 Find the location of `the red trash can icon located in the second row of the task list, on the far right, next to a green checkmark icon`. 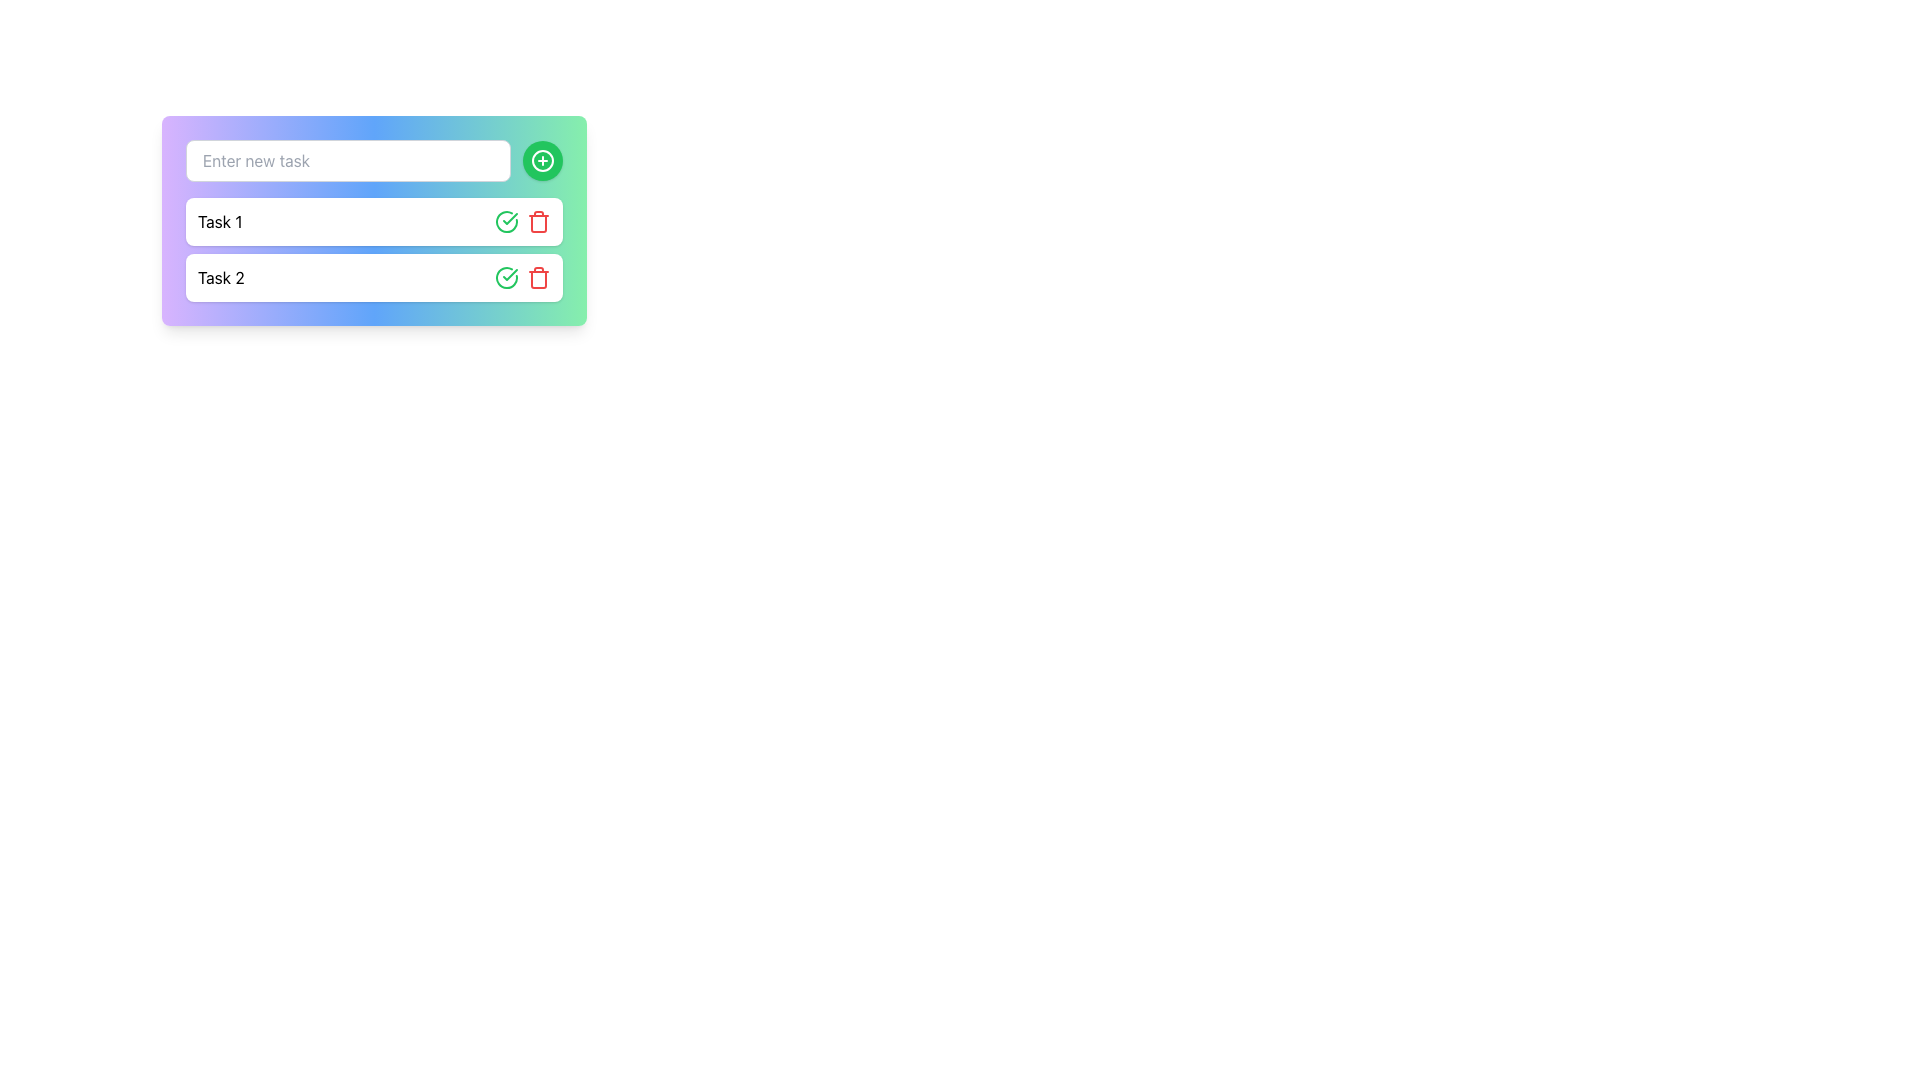

the red trash can icon located in the second row of the task list, on the far right, next to a green checkmark icon is located at coordinates (538, 277).